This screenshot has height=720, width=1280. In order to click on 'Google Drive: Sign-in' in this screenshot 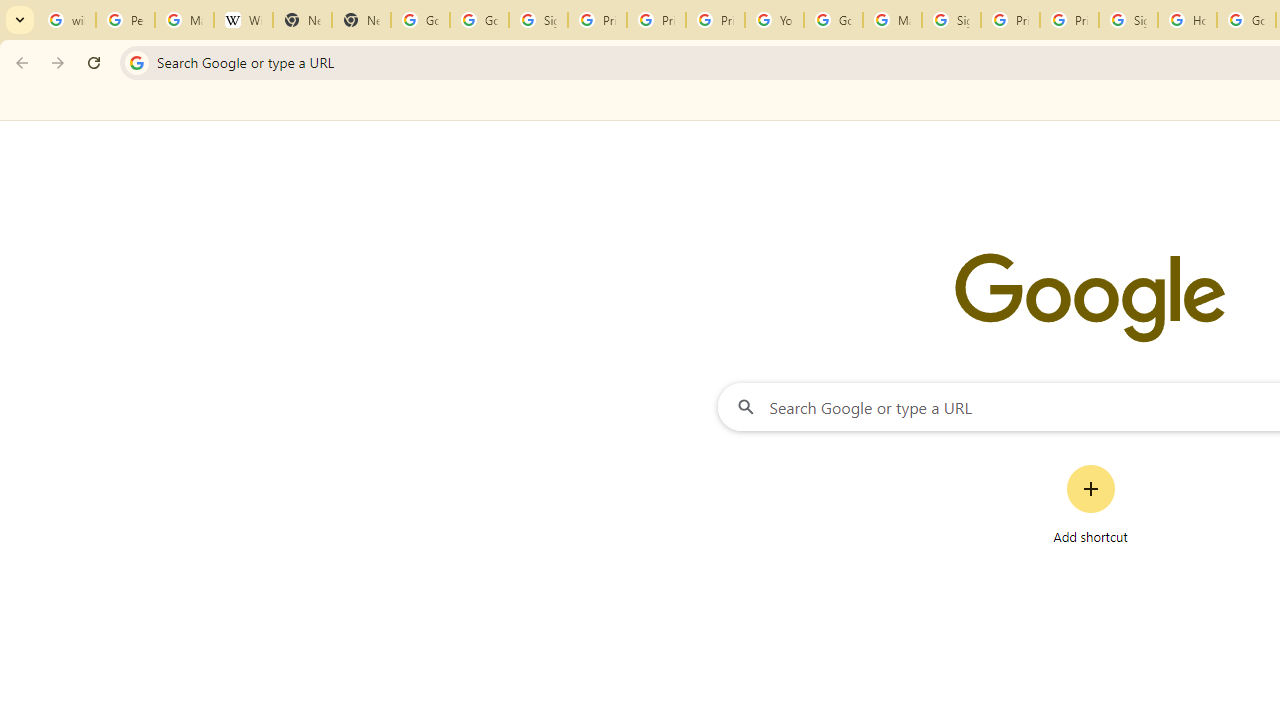, I will do `click(480, 20)`.